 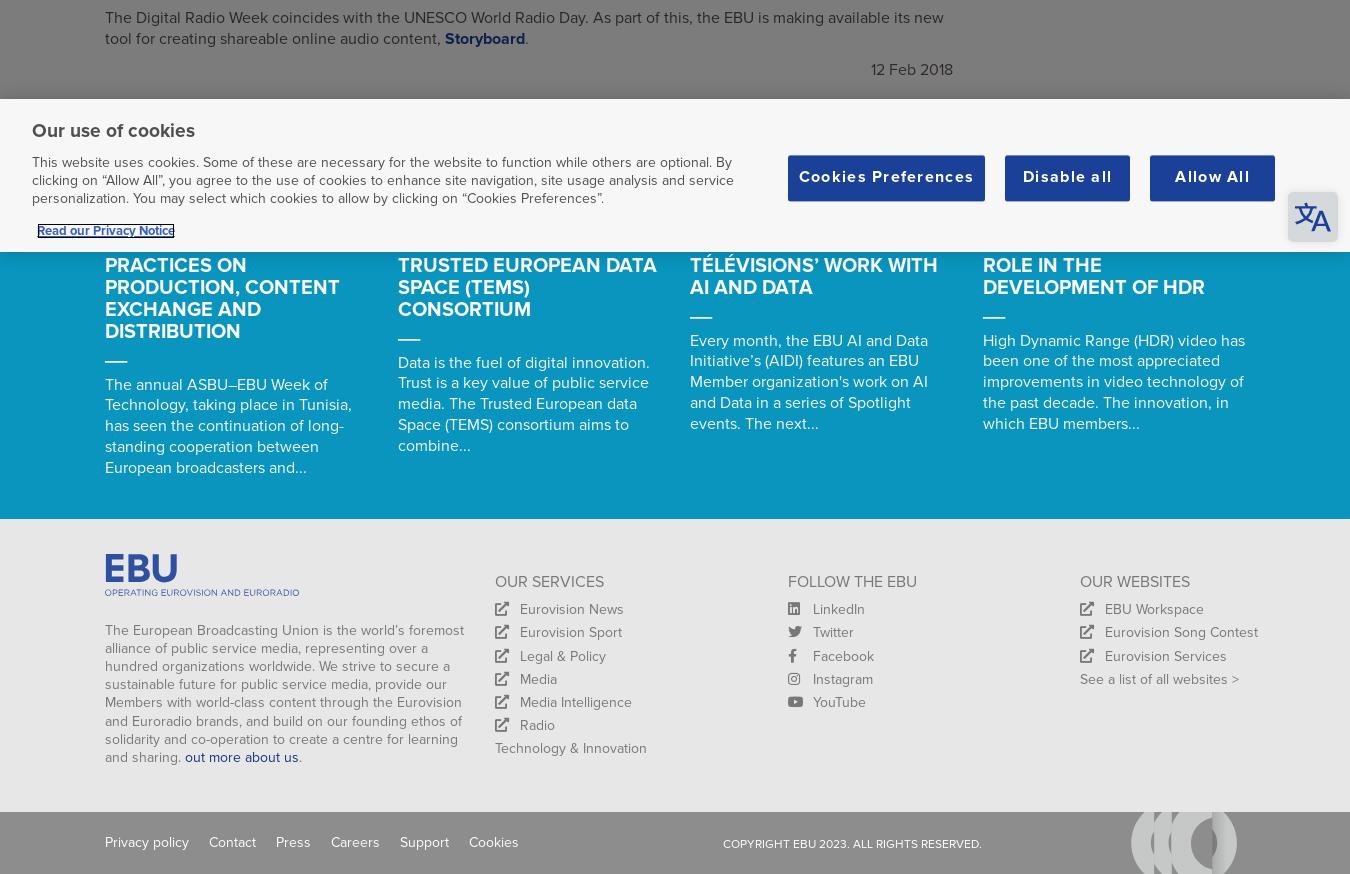 I want to click on 'Follow the EBU', so click(x=851, y=581).